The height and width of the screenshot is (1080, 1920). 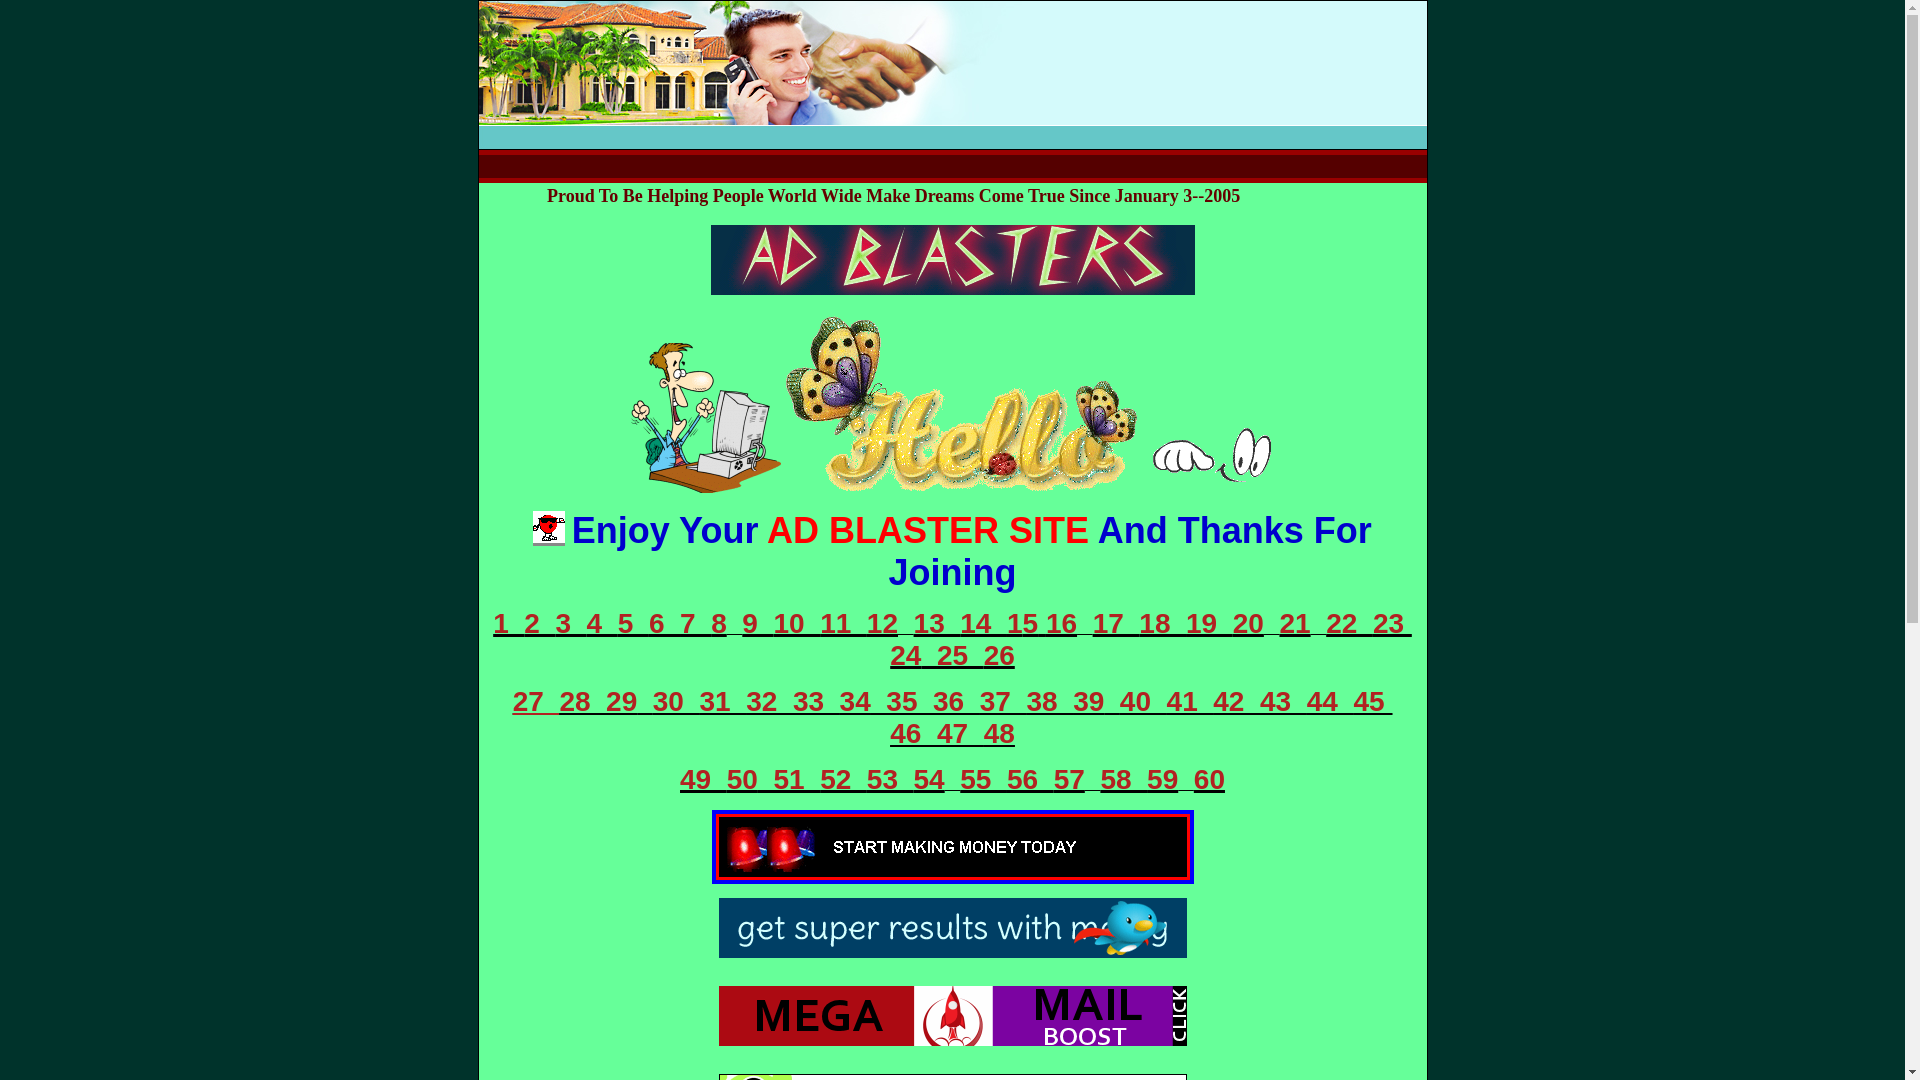 I want to click on '10 ', so click(x=771, y=622).